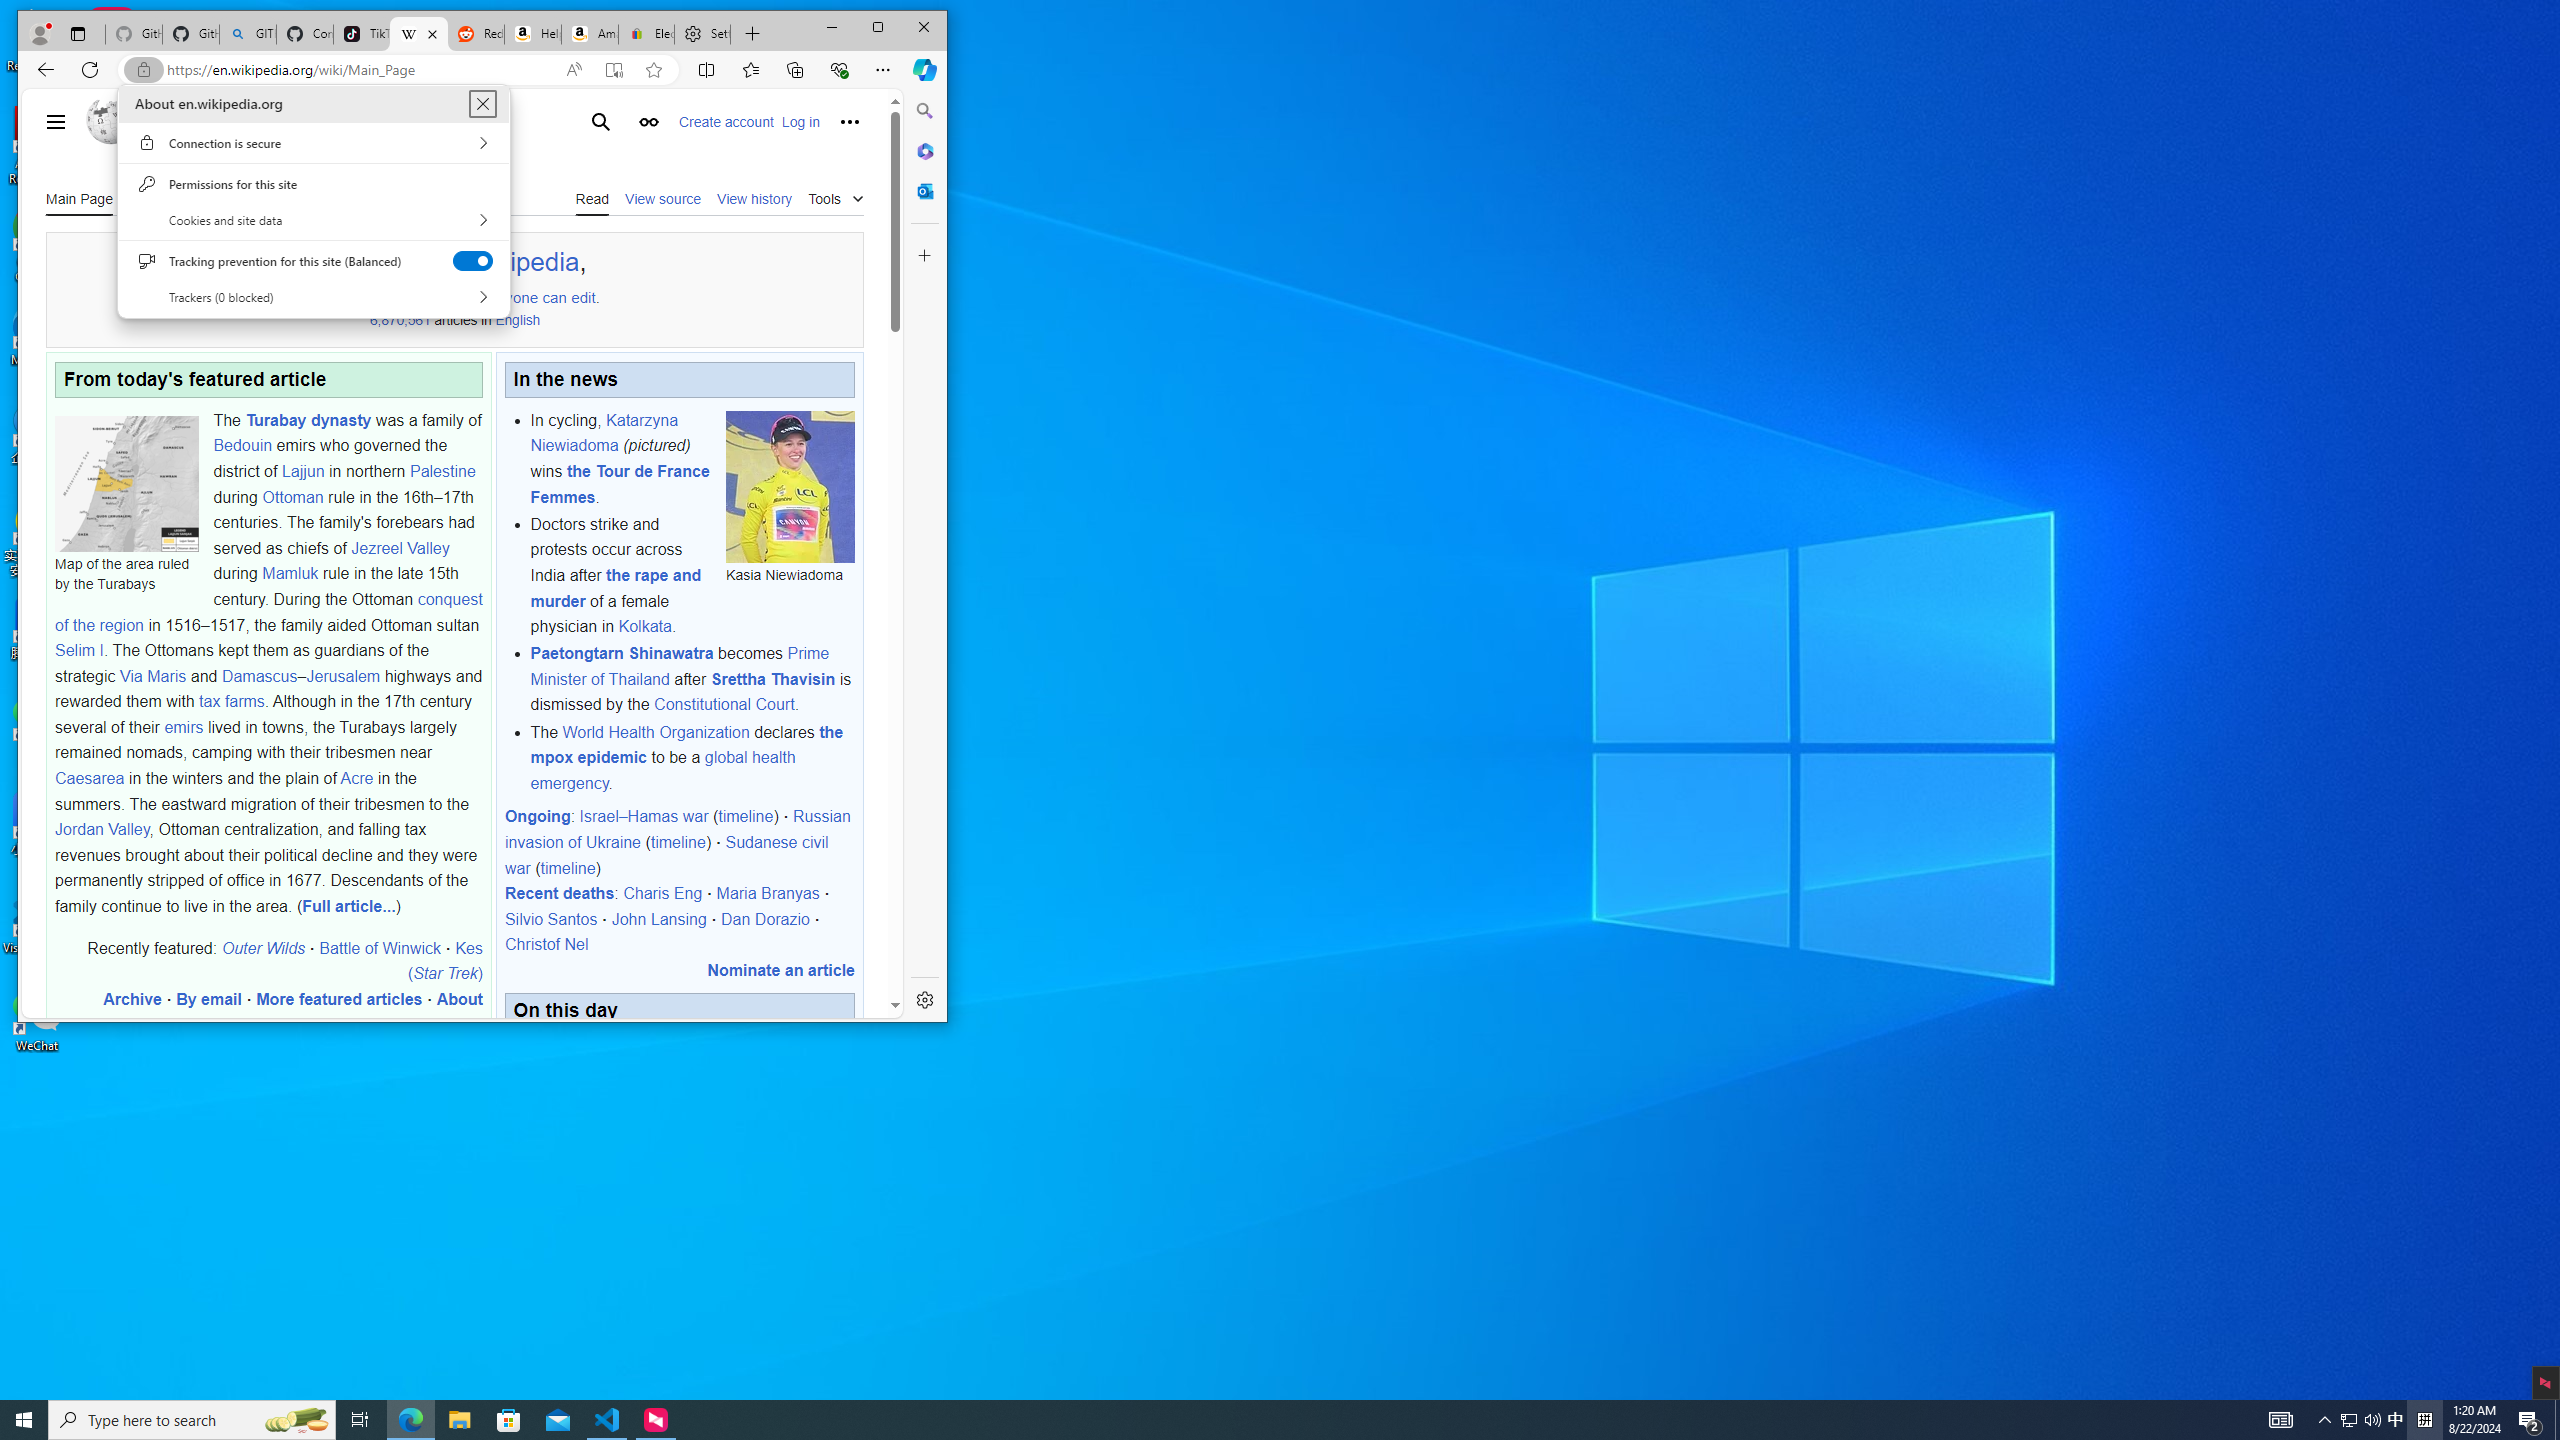 The height and width of the screenshot is (1440, 2560). I want to click on 'Prime Minister of Thailand', so click(678, 666).